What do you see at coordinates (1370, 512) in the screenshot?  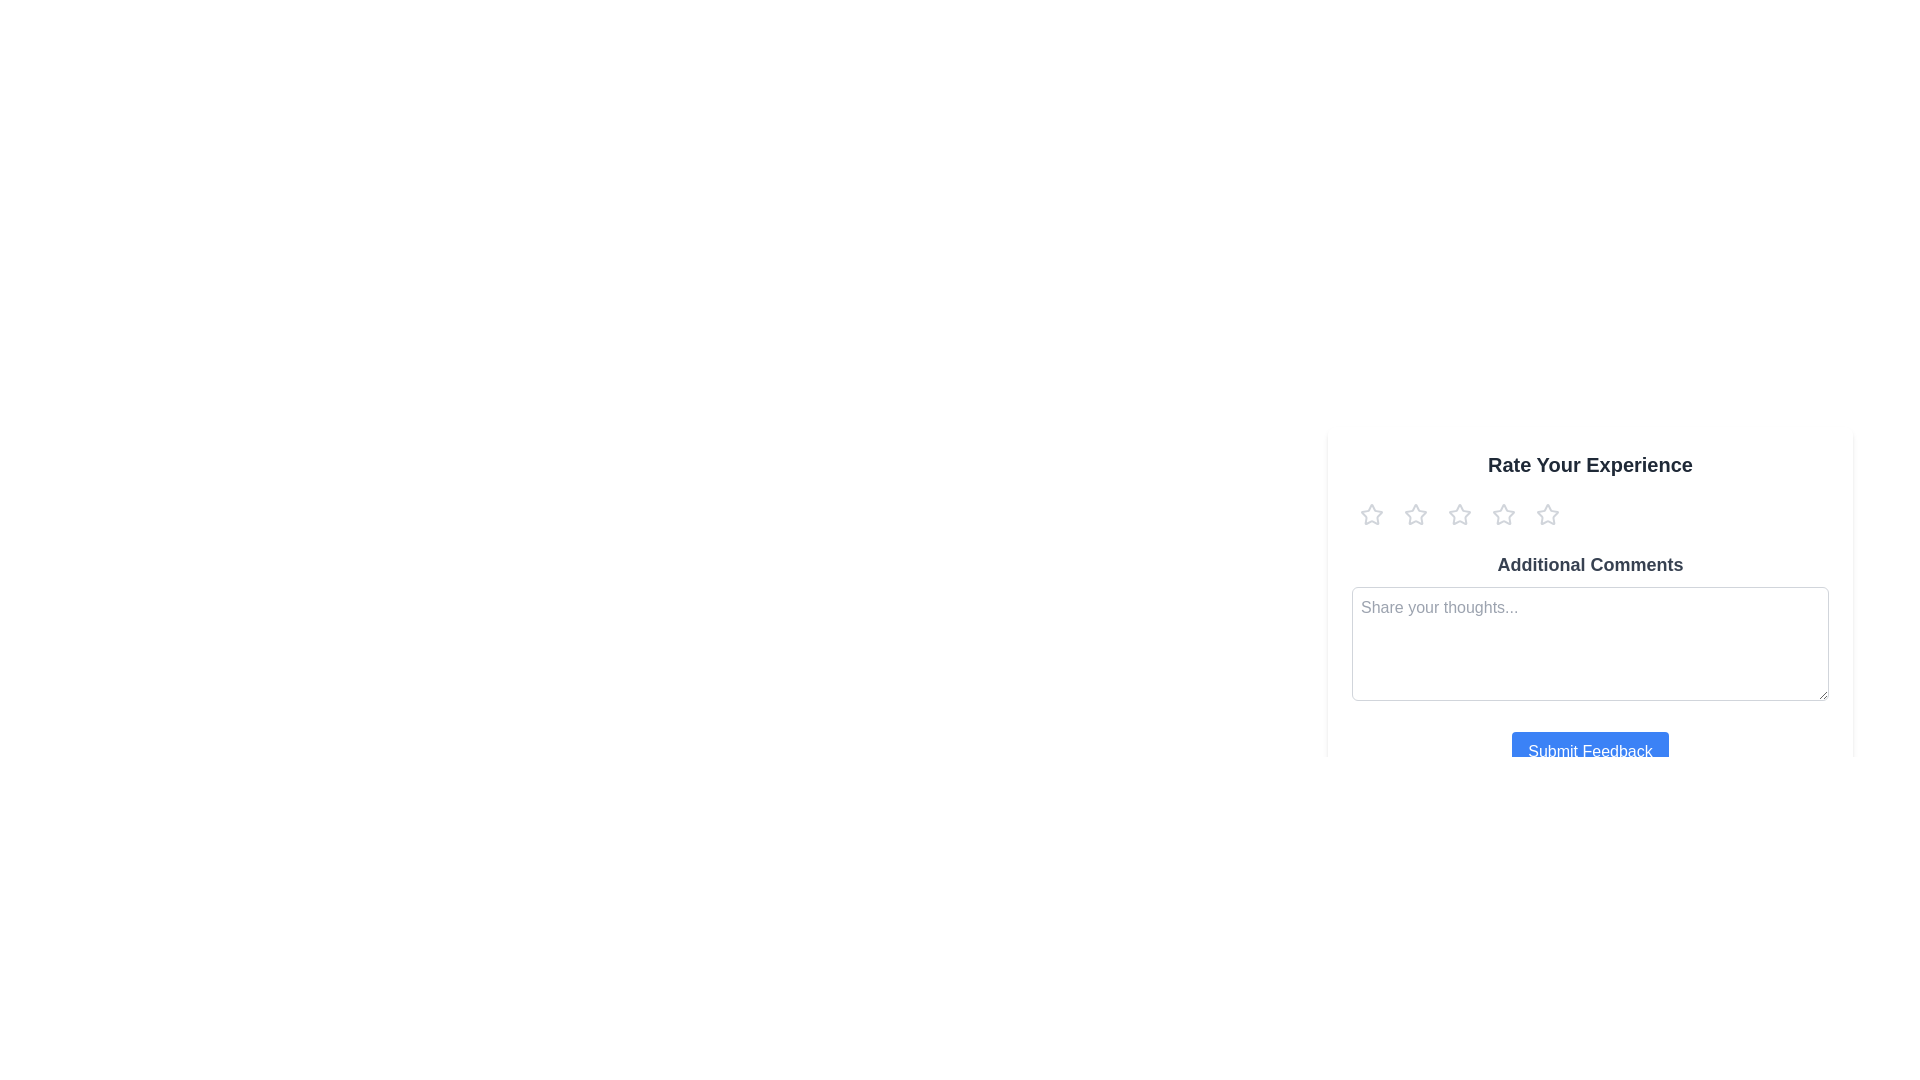 I see `the first star icon` at bounding box center [1370, 512].